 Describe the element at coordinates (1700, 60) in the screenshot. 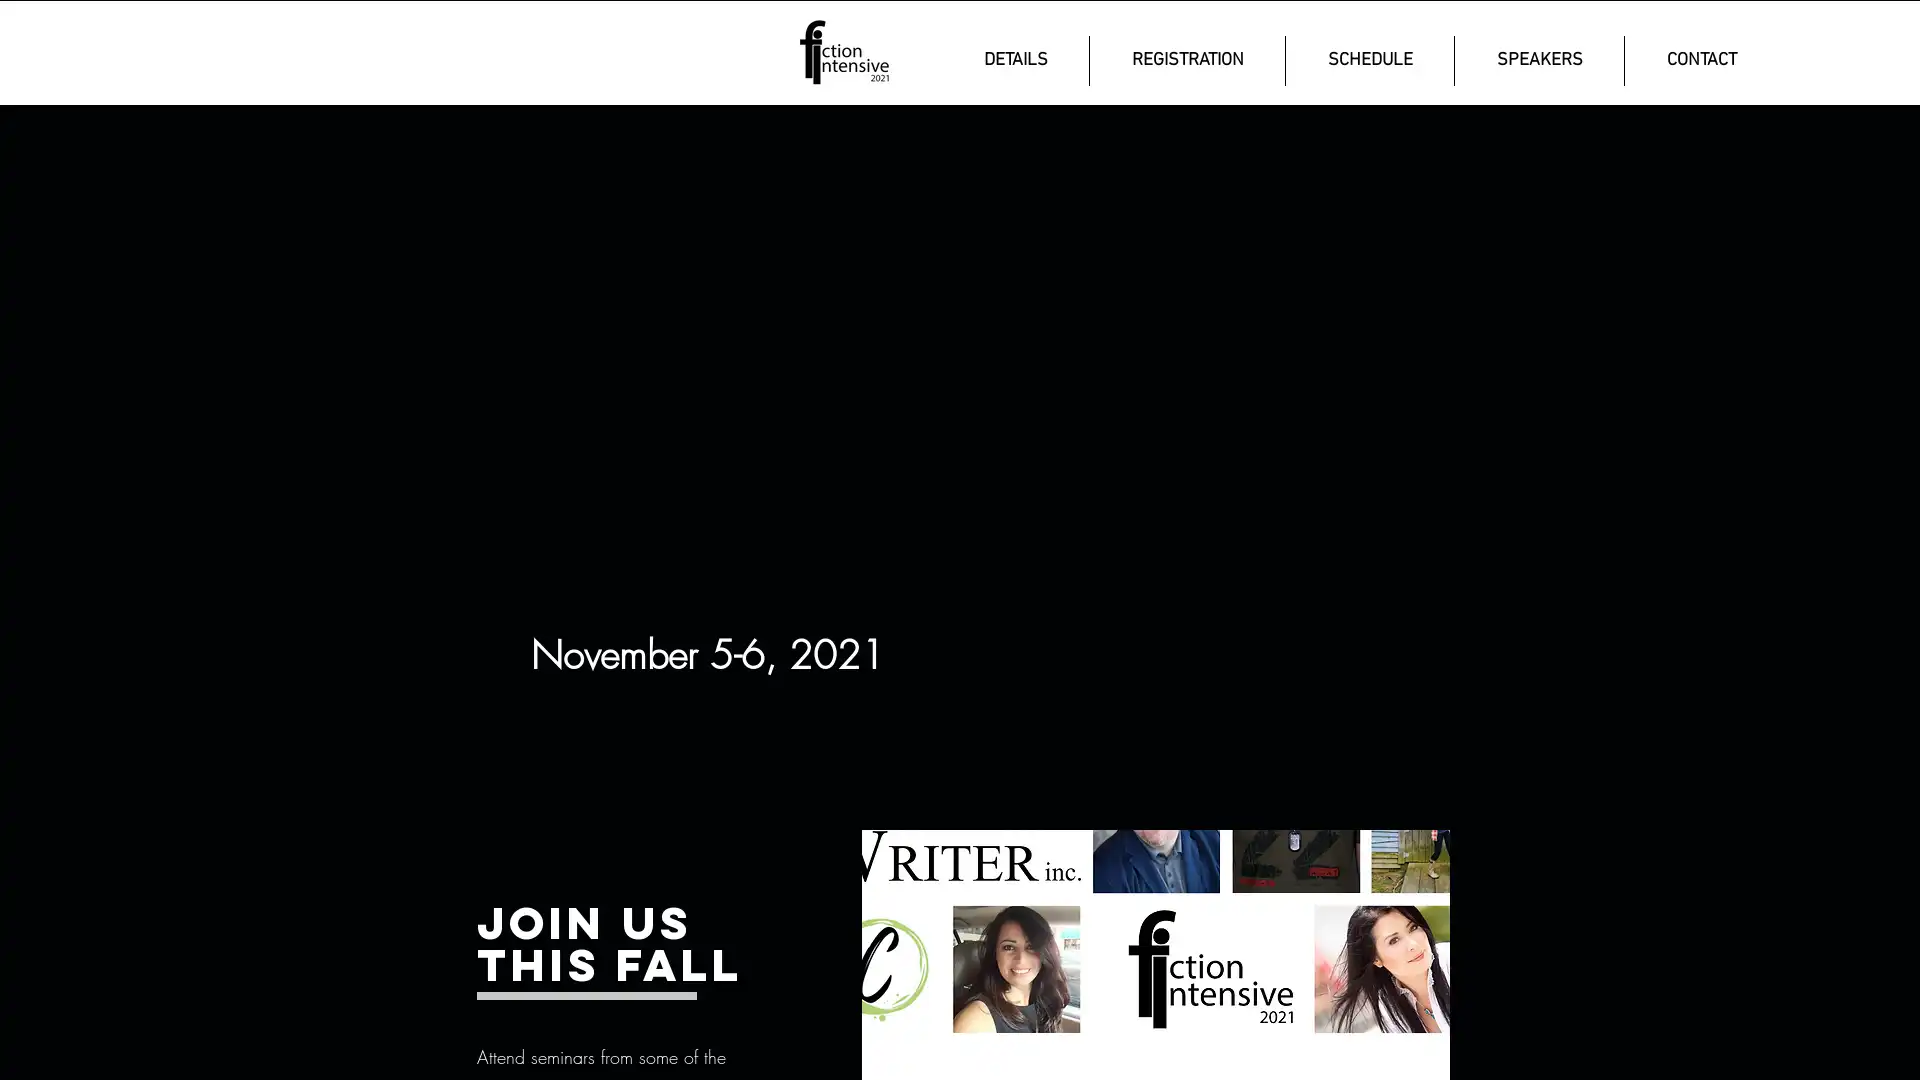

I see `CONTACT` at that location.